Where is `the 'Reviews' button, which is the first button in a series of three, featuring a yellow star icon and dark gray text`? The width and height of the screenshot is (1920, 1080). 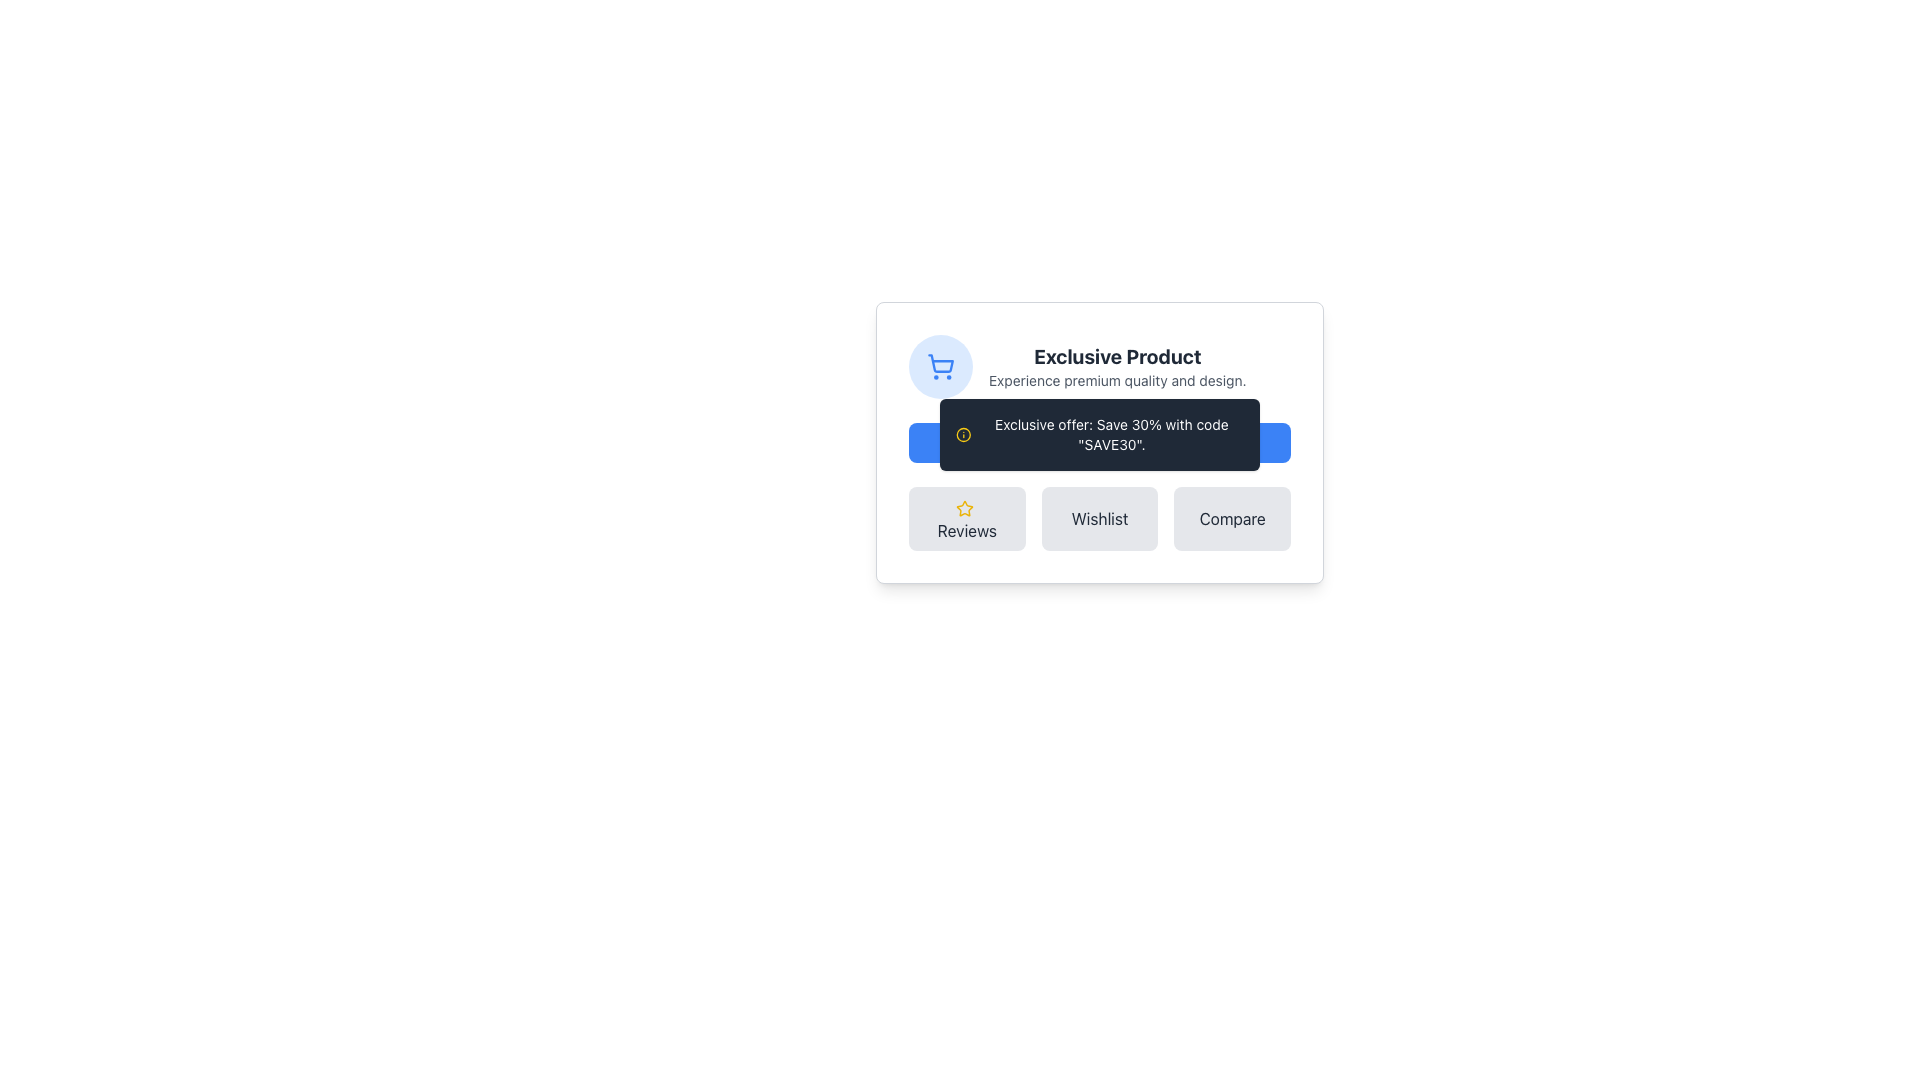
the 'Reviews' button, which is the first button in a series of three, featuring a yellow star icon and dark gray text is located at coordinates (967, 518).